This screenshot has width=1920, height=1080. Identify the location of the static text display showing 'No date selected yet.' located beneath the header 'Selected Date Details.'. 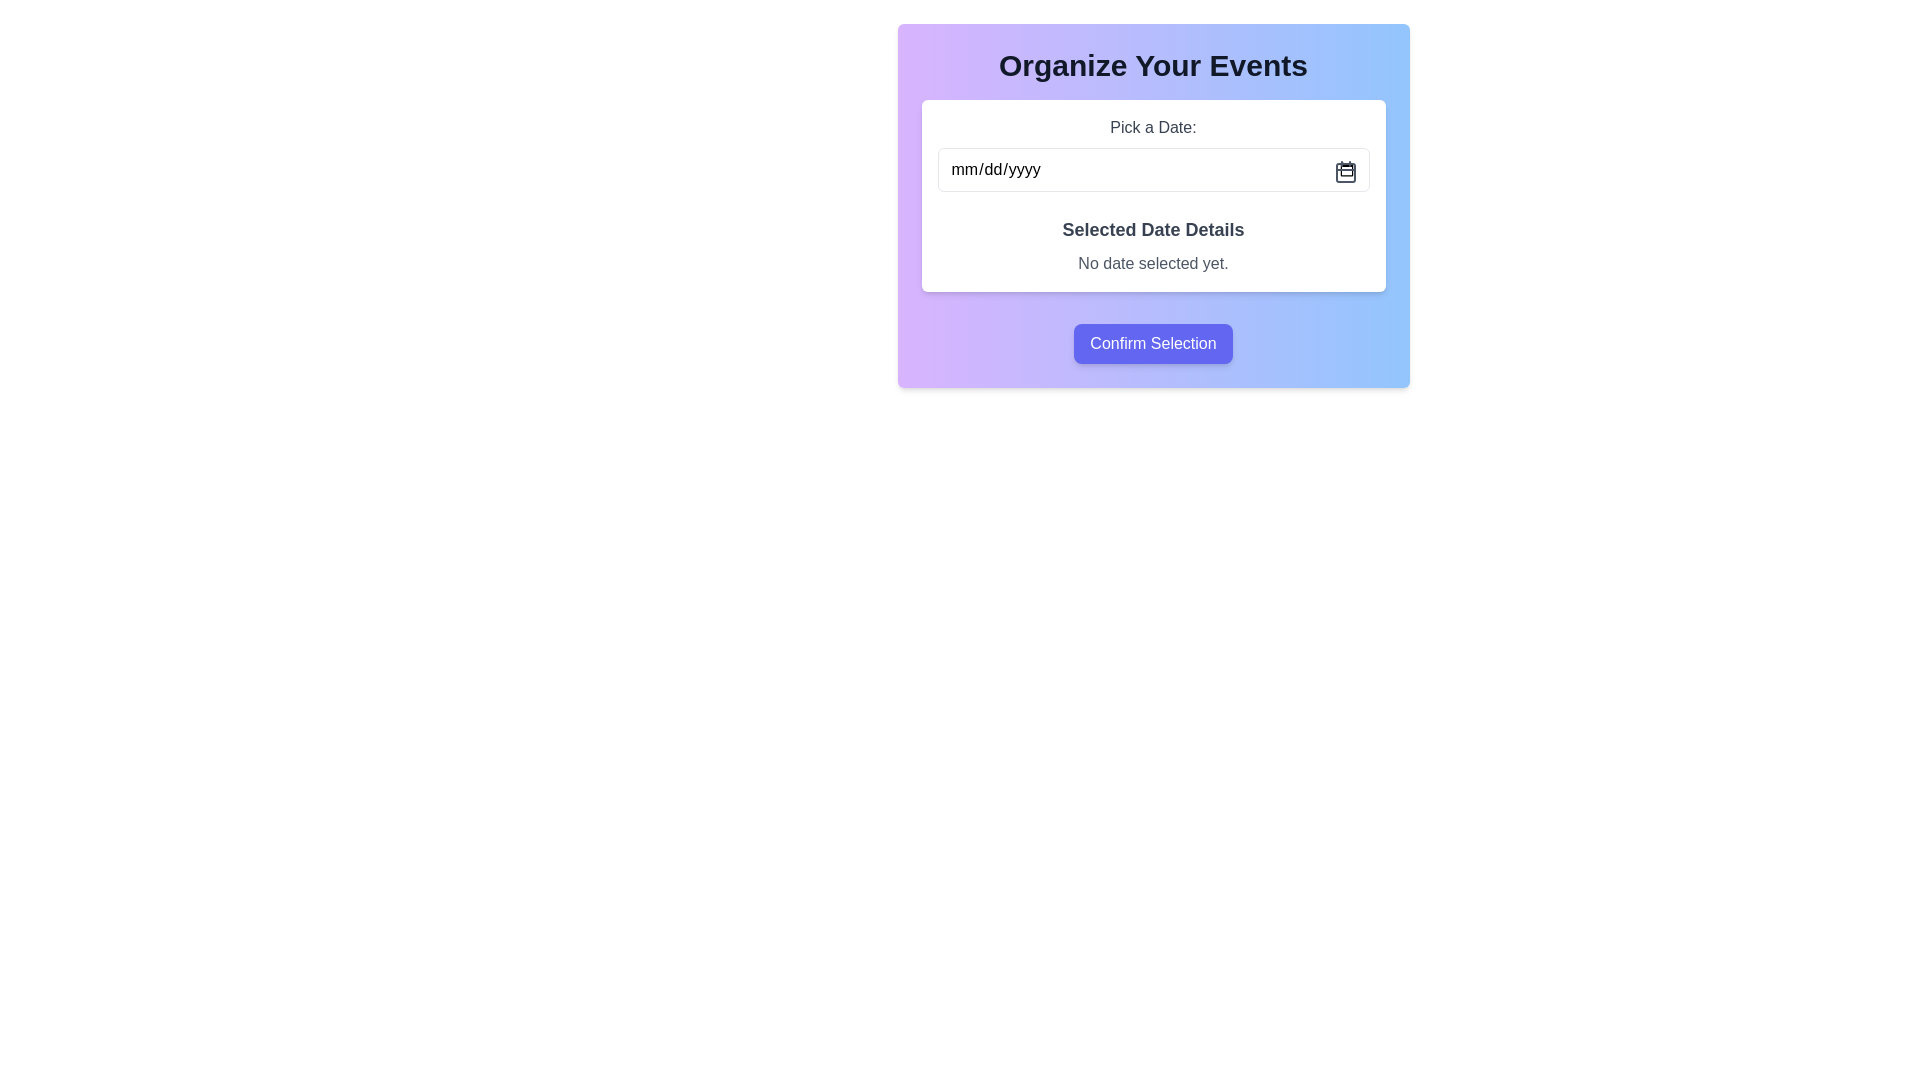
(1153, 262).